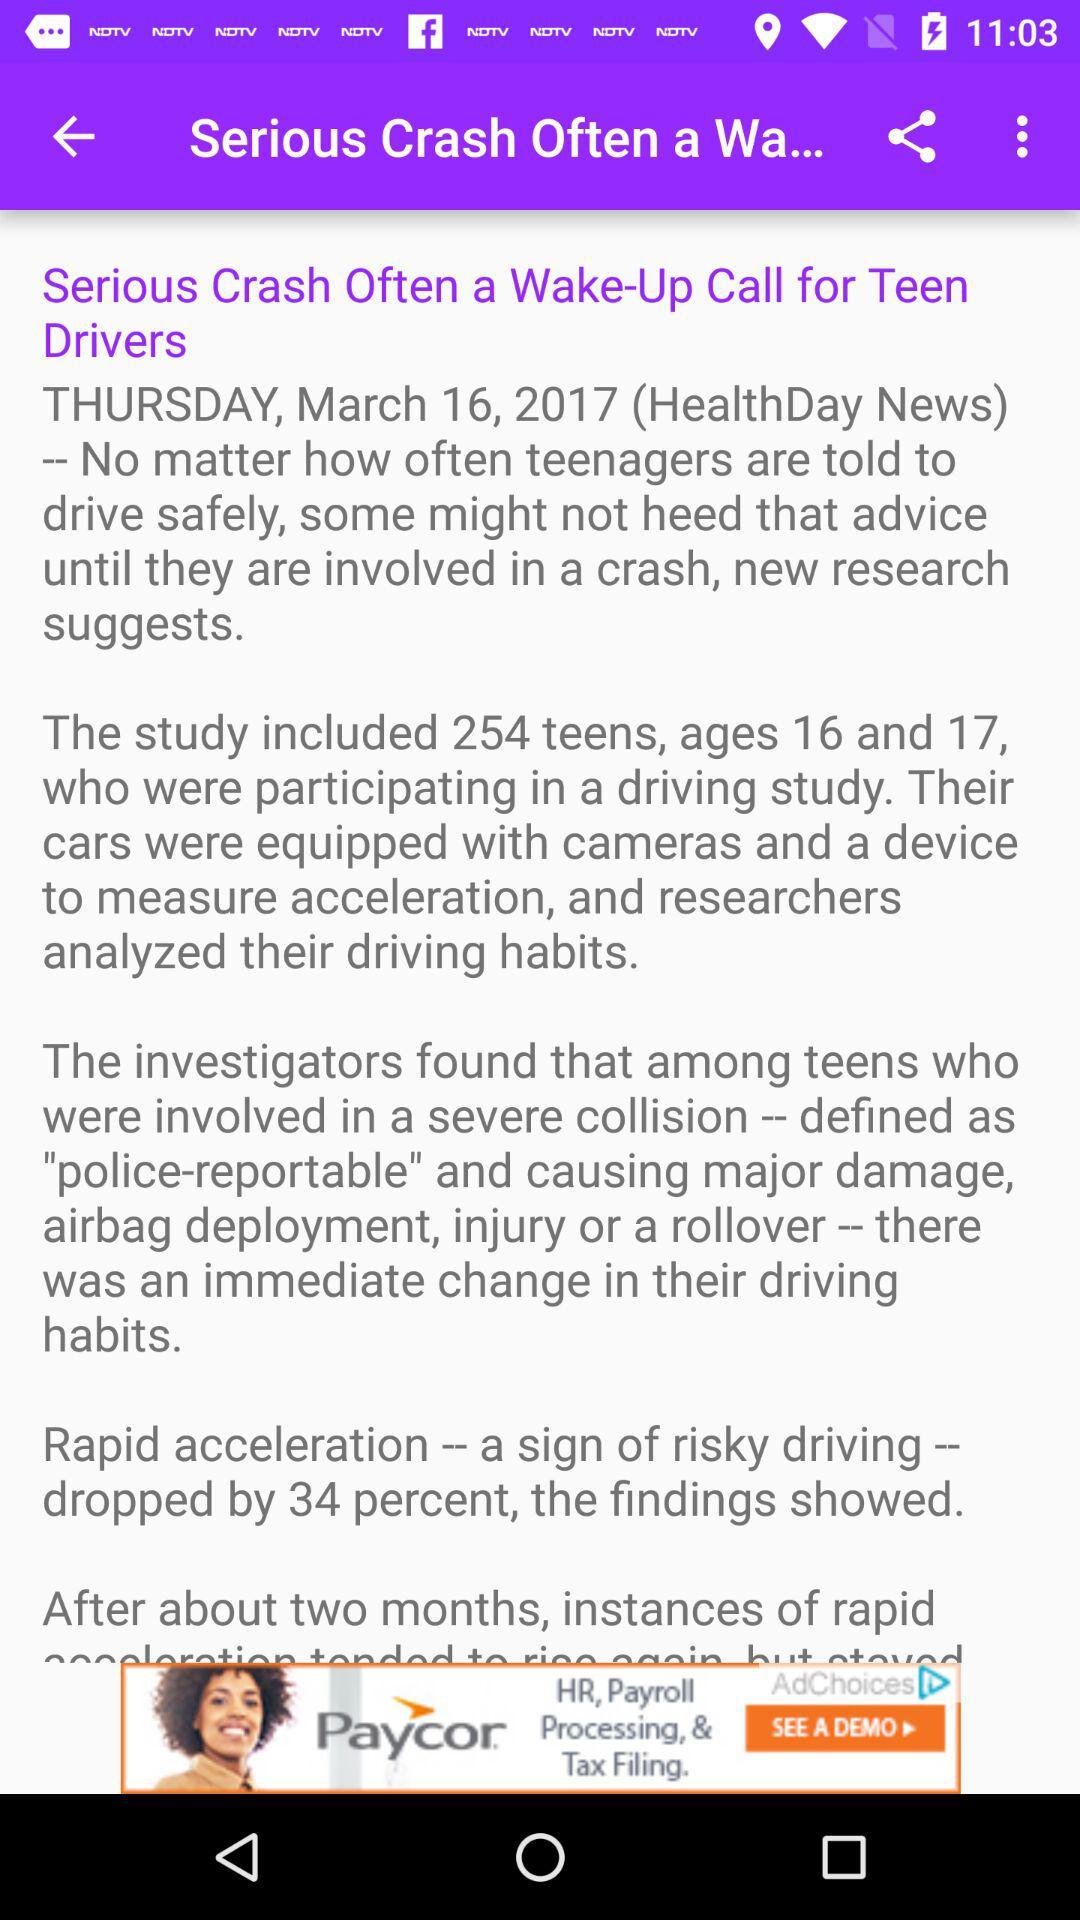 This screenshot has height=1920, width=1080. Describe the element at coordinates (540, 1727) in the screenshot. I see `view advertisements` at that location.